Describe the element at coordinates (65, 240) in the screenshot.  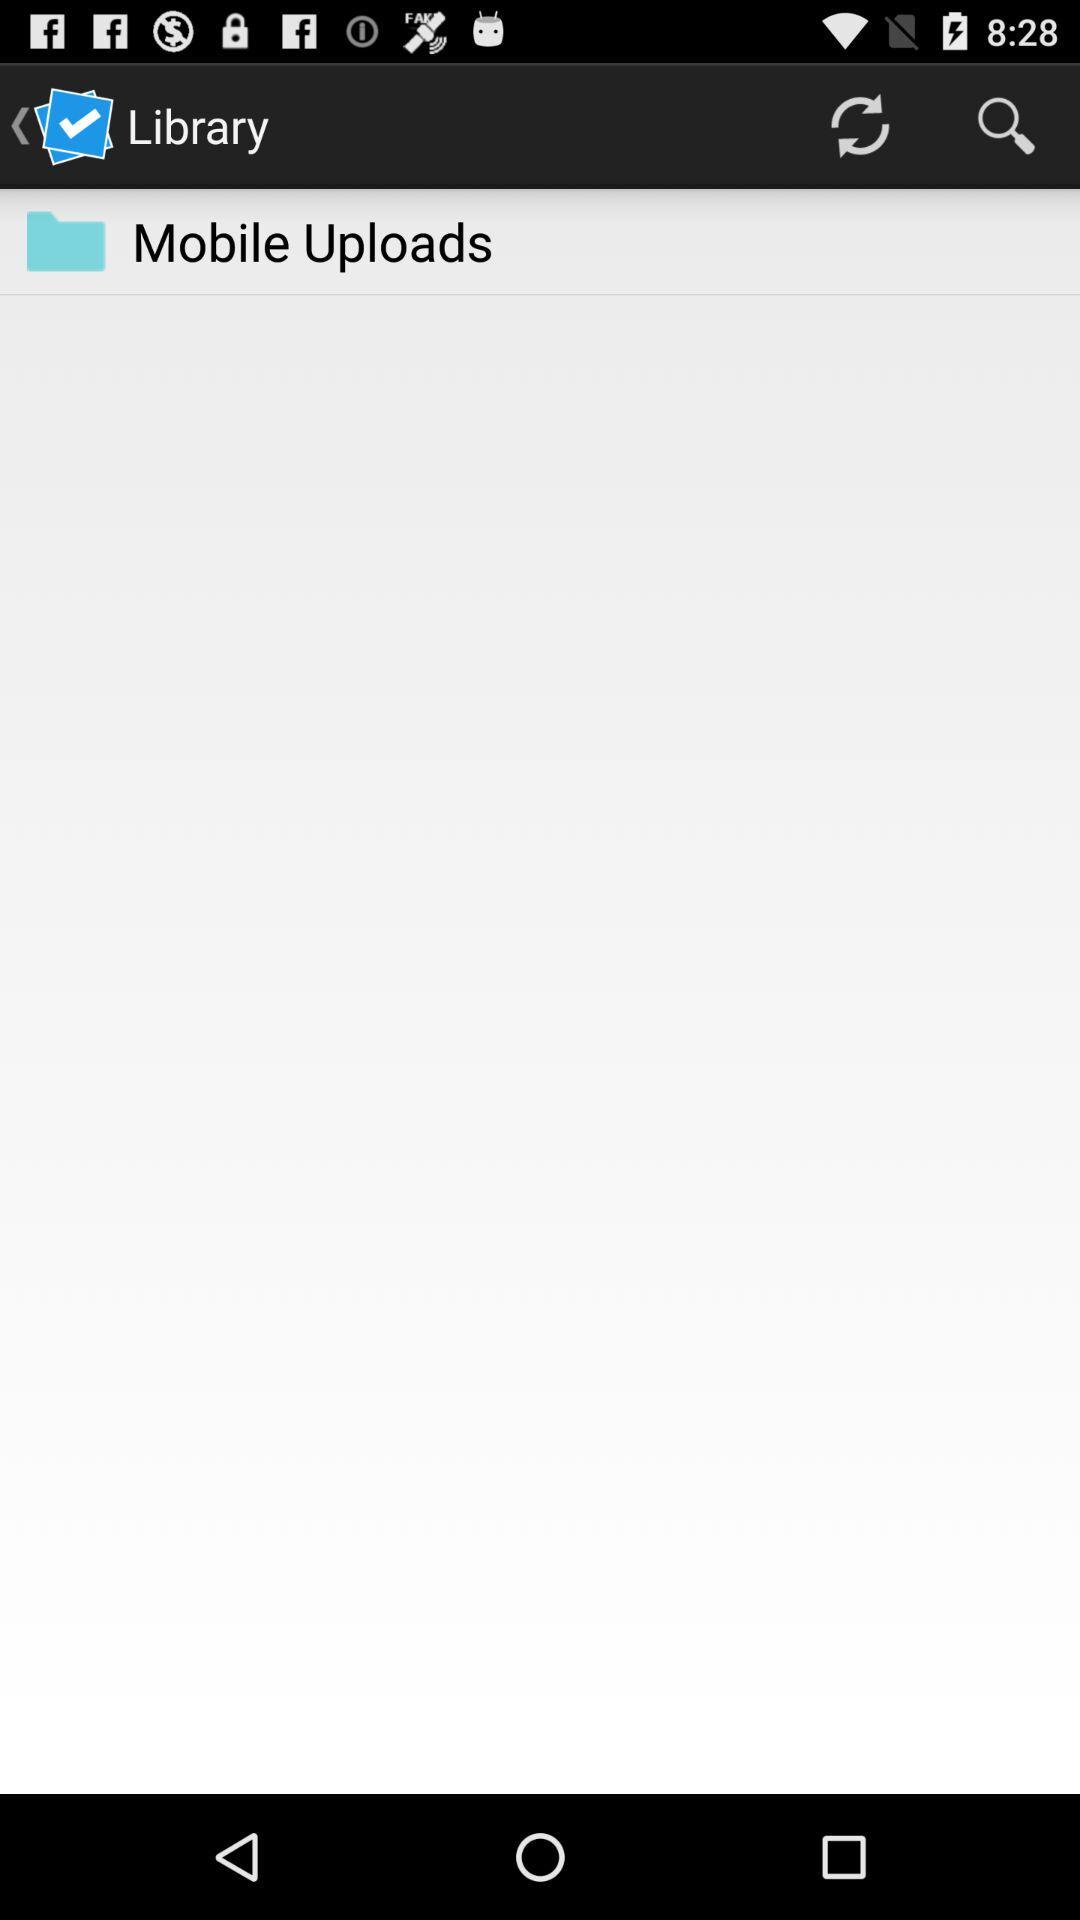
I see `item to the left of the mobile uploads item` at that location.